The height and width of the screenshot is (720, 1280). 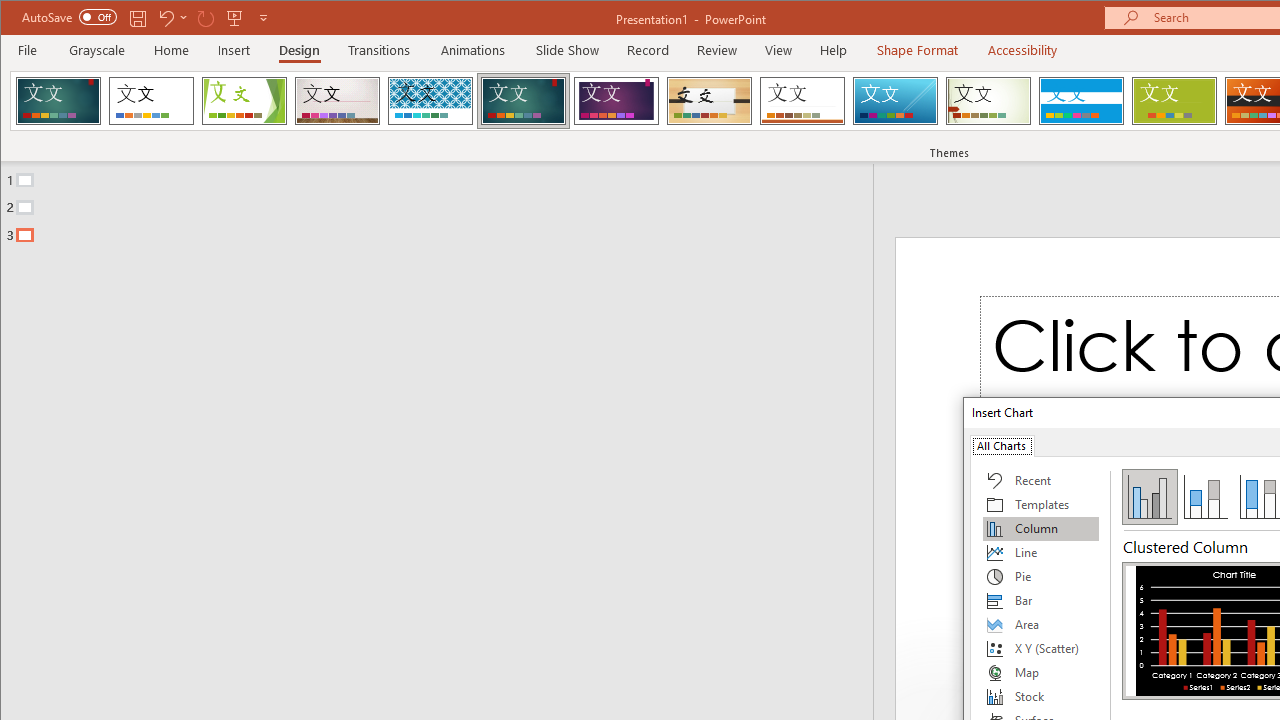 What do you see at coordinates (1040, 649) in the screenshot?
I see `'X Y (Scatter)'` at bounding box center [1040, 649].